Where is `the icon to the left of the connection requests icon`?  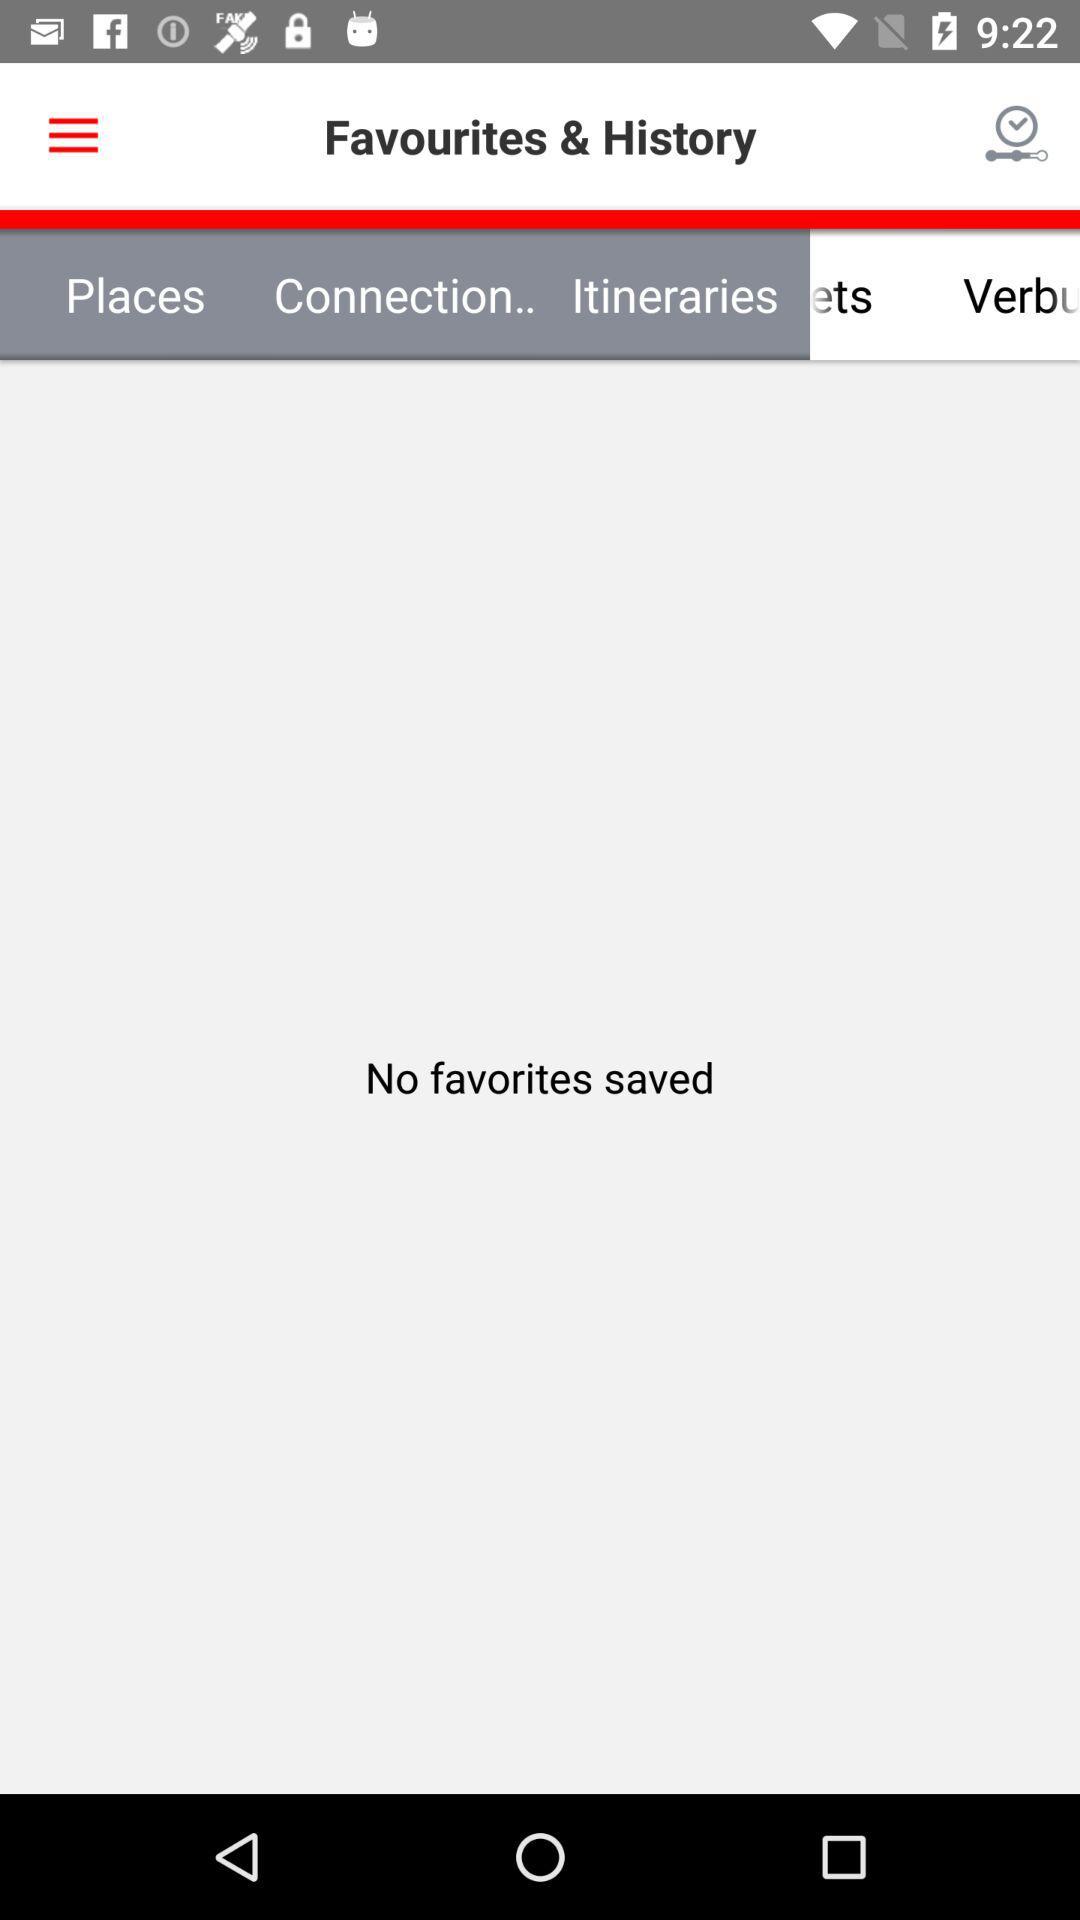
the icon to the left of the connection requests icon is located at coordinates (135, 293).